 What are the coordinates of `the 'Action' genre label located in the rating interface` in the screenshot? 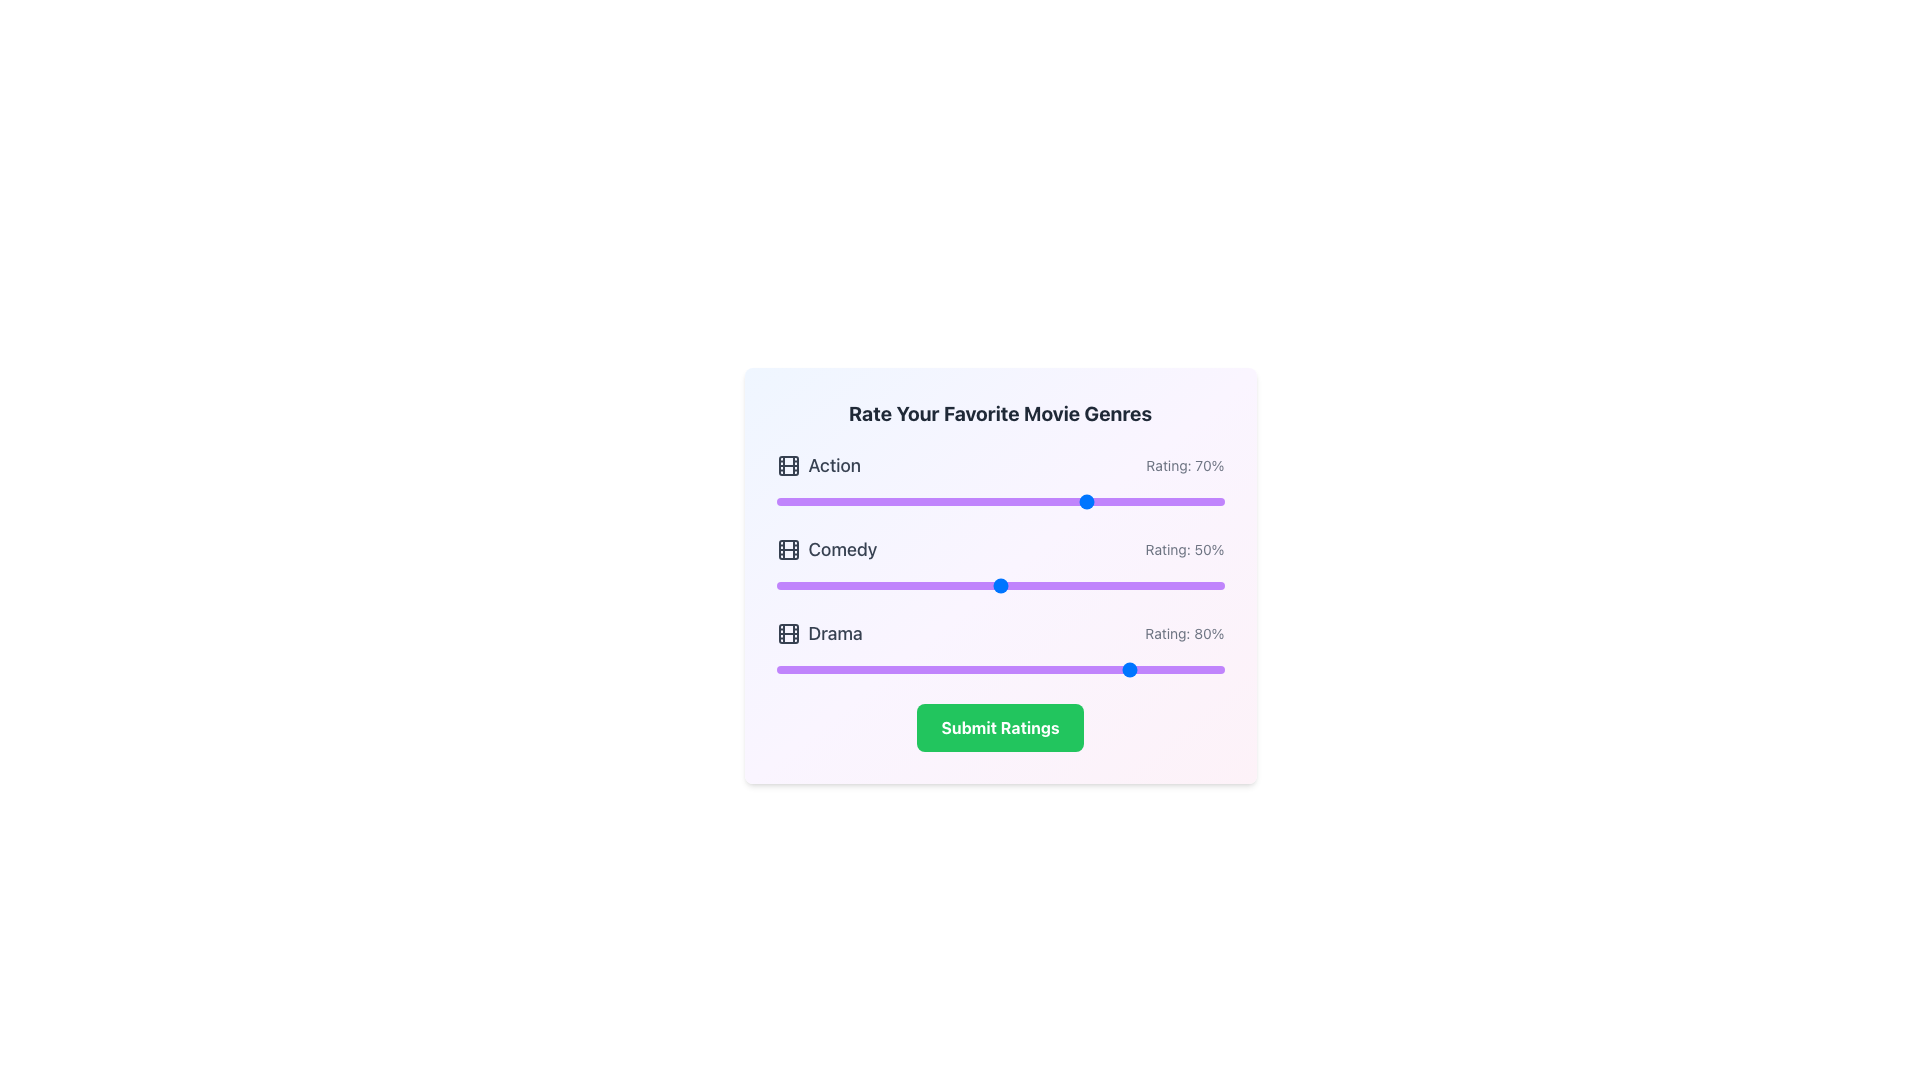 It's located at (834, 466).